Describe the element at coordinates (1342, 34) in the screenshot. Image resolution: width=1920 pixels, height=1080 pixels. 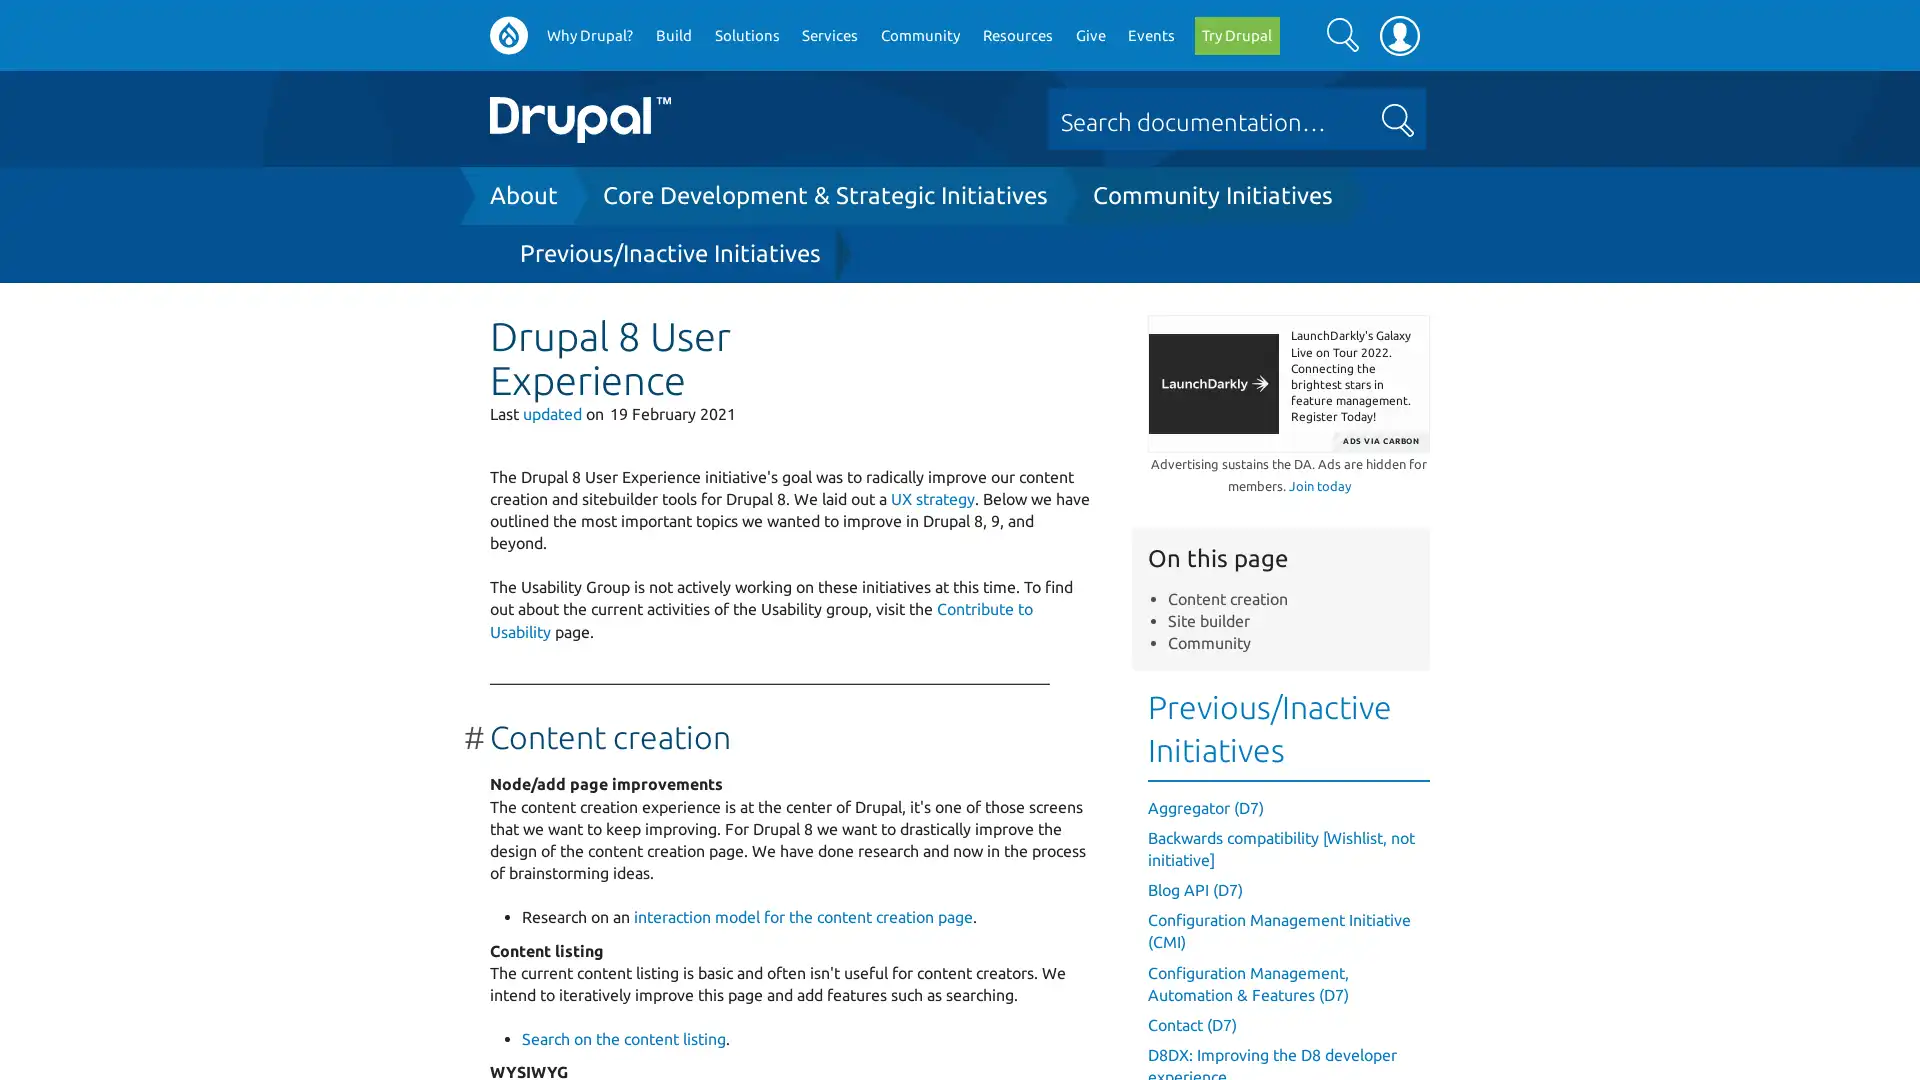
I see `Search` at that location.